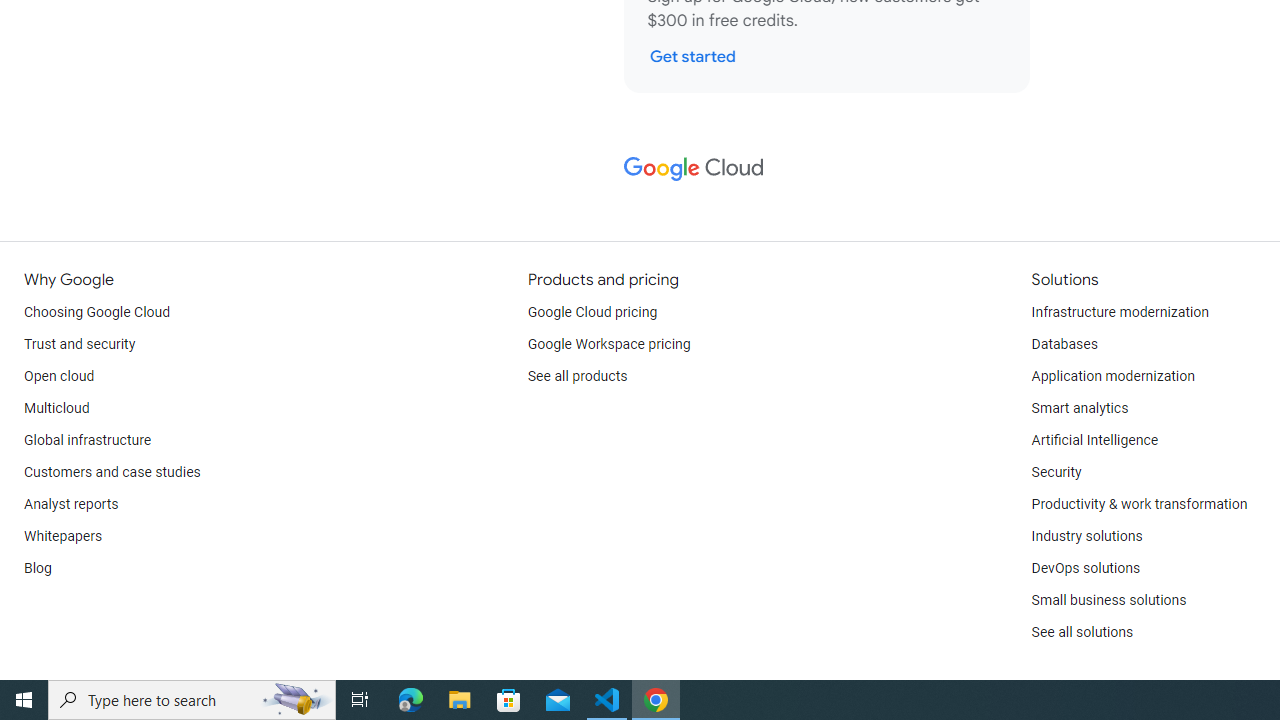  What do you see at coordinates (1084, 568) in the screenshot?
I see `'DevOps solutions'` at bounding box center [1084, 568].